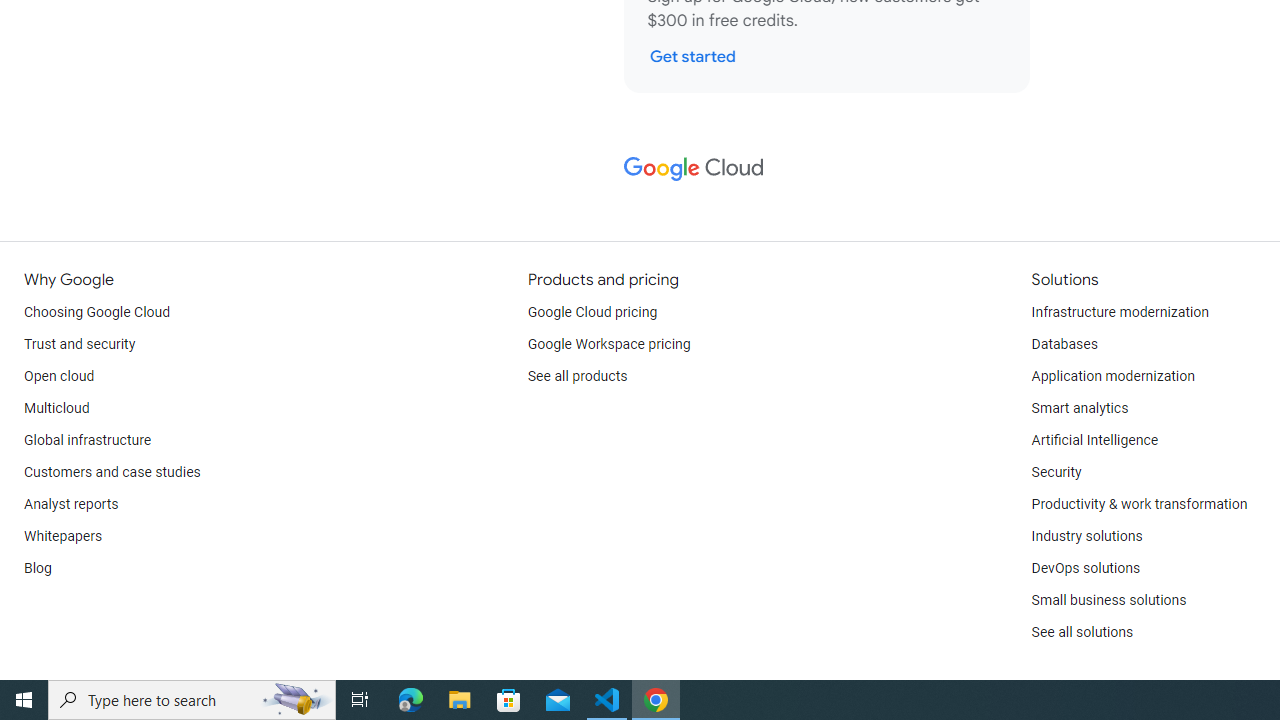  What do you see at coordinates (1084, 568) in the screenshot?
I see `'DevOps solutions'` at bounding box center [1084, 568].